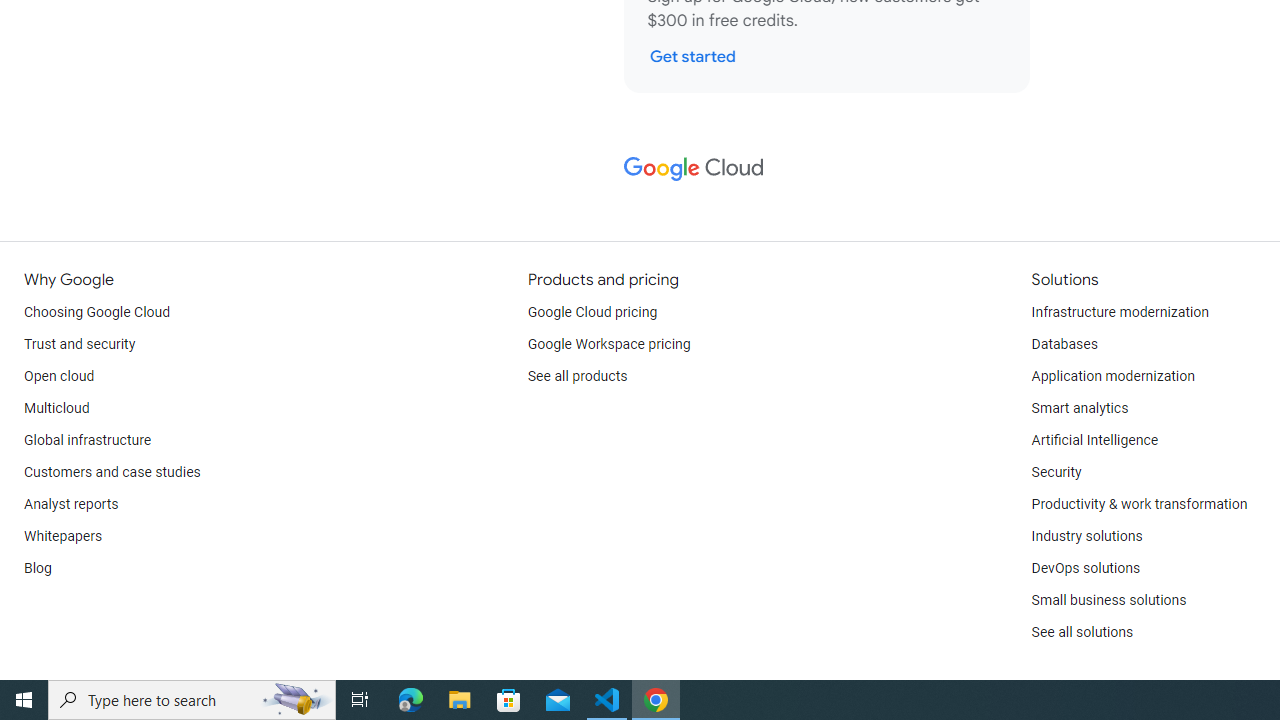  What do you see at coordinates (1084, 568) in the screenshot?
I see `'DevOps solutions'` at bounding box center [1084, 568].